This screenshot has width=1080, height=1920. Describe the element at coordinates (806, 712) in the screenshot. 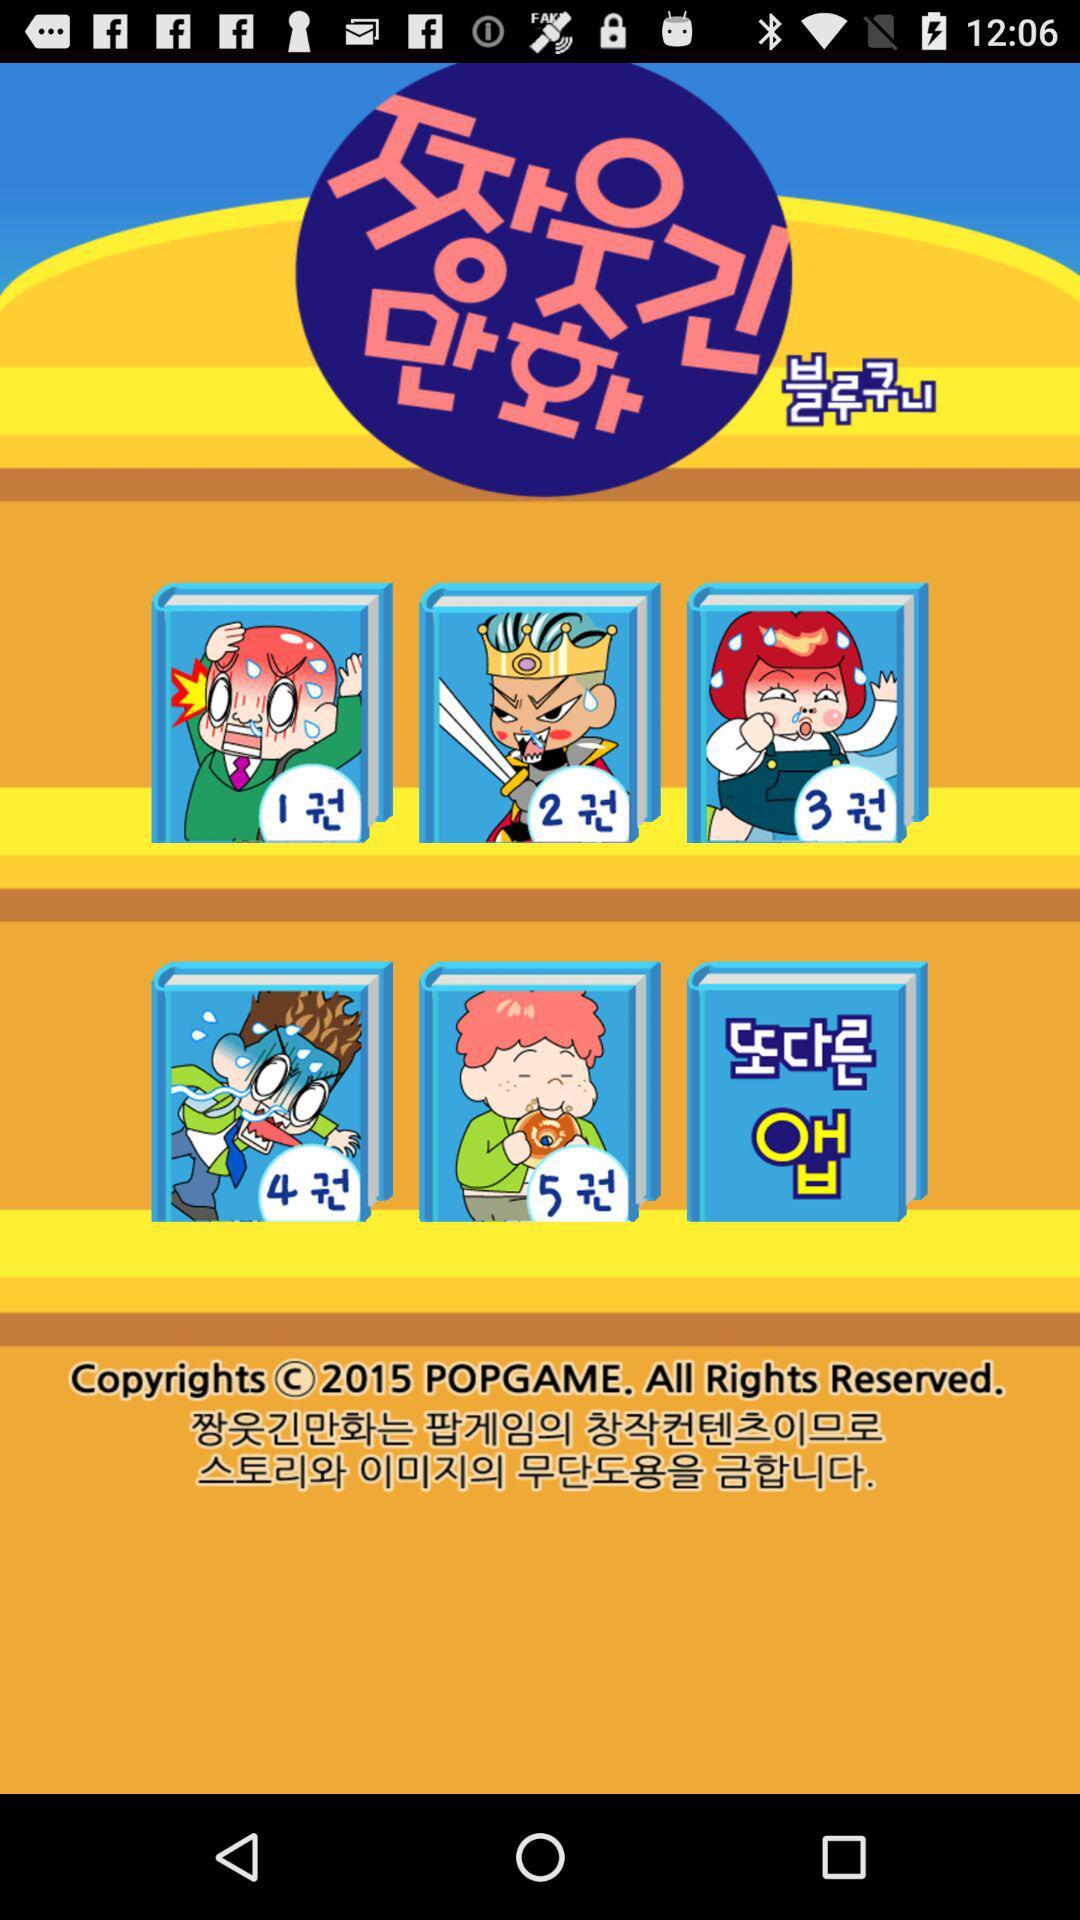

I see `option` at that location.